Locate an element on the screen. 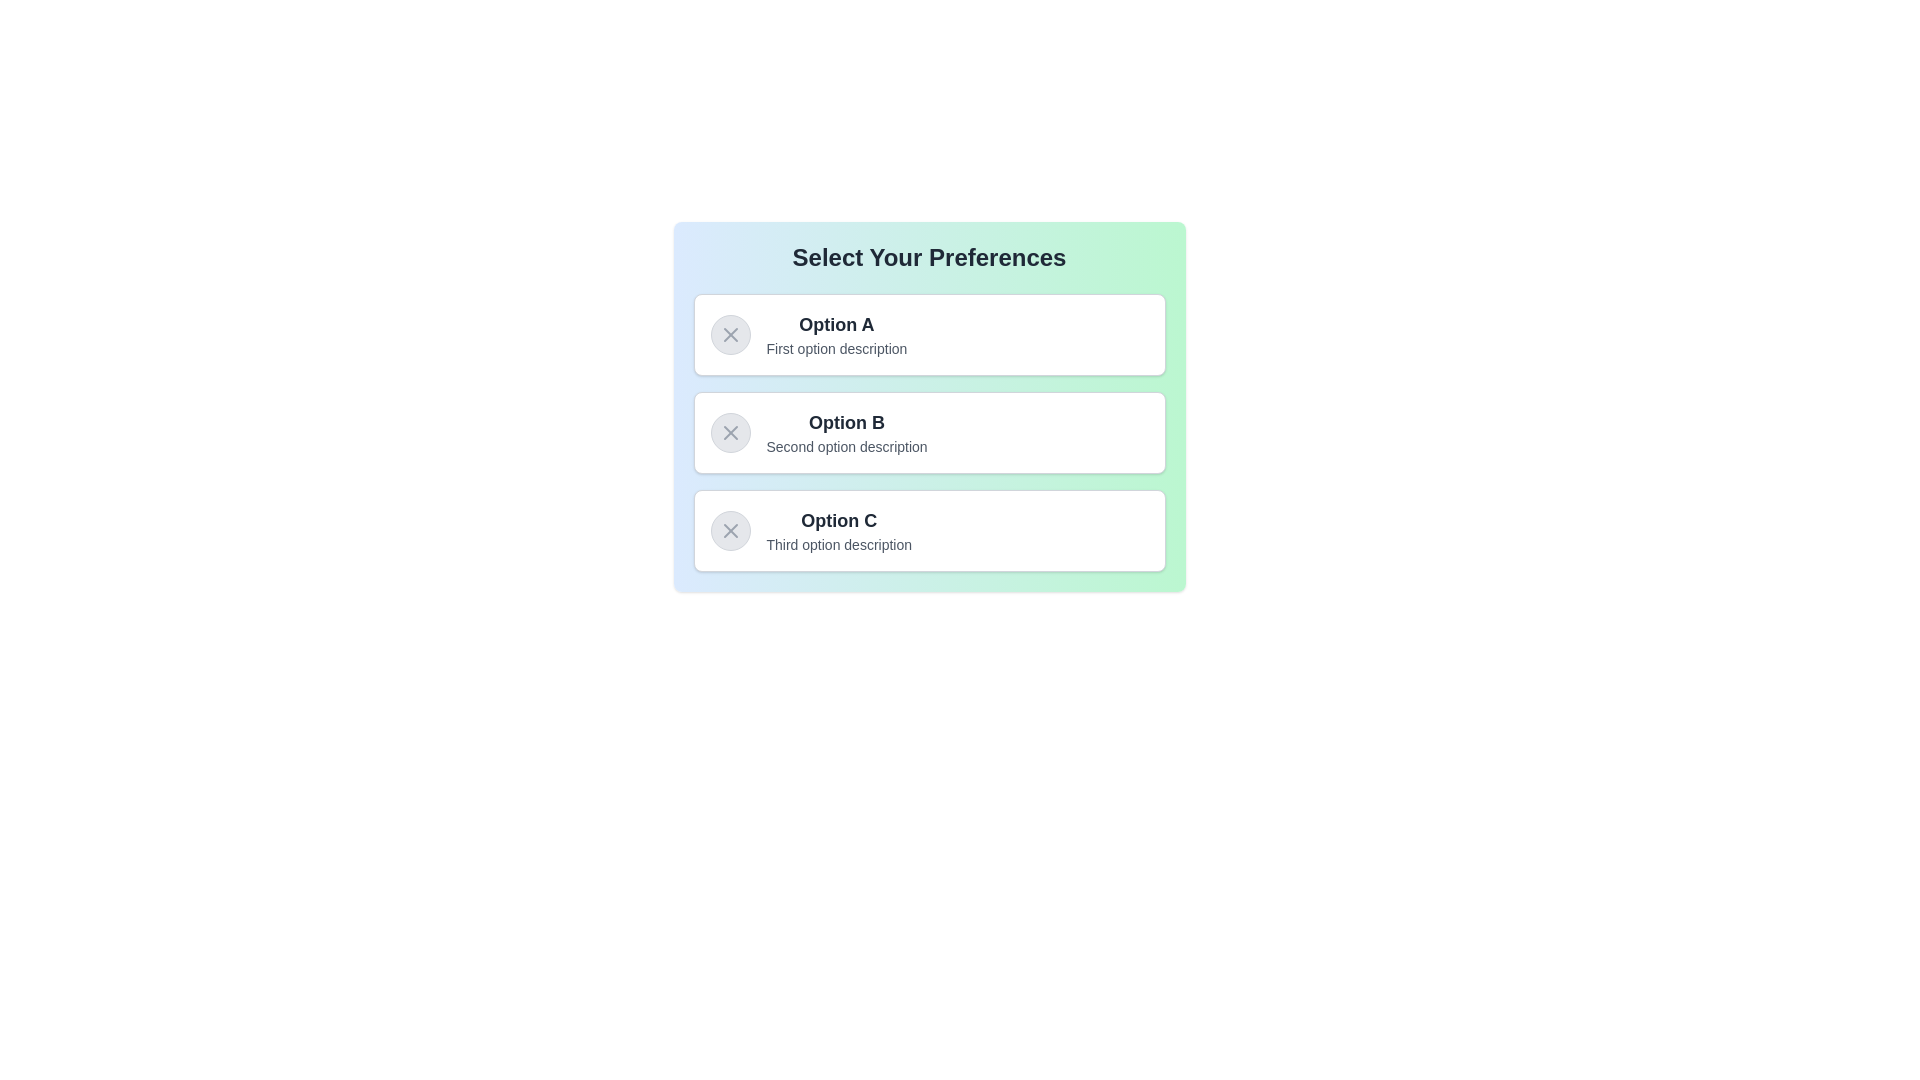 Image resolution: width=1920 pixels, height=1080 pixels. the button located at the far left of the 'Option A' row to deselect the corresponding option is located at coordinates (729, 334).